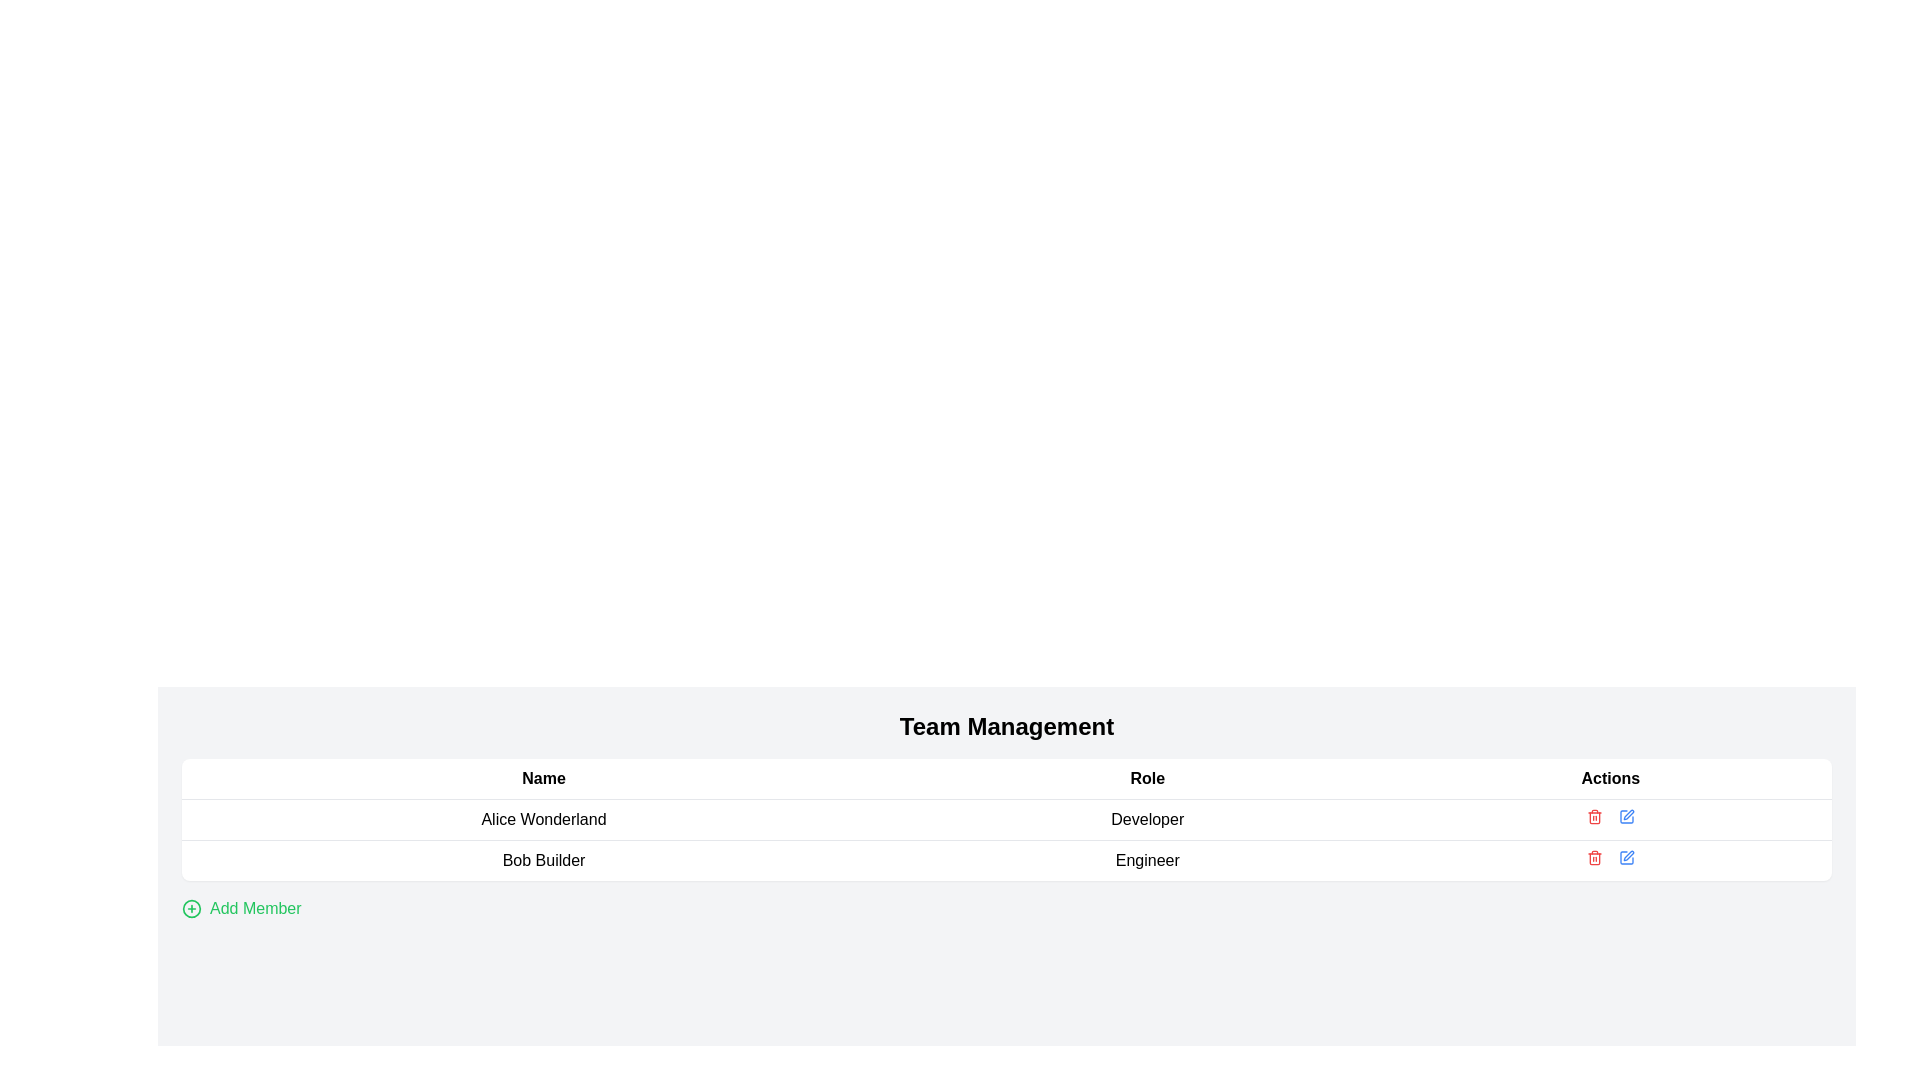 The width and height of the screenshot is (1920, 1080). I want to click on the left part of the icon representing the 'Actions' for the entry 'Bob Builder - Engineer', located in the rightmost column of the last row of the table, so click(1626, 856).